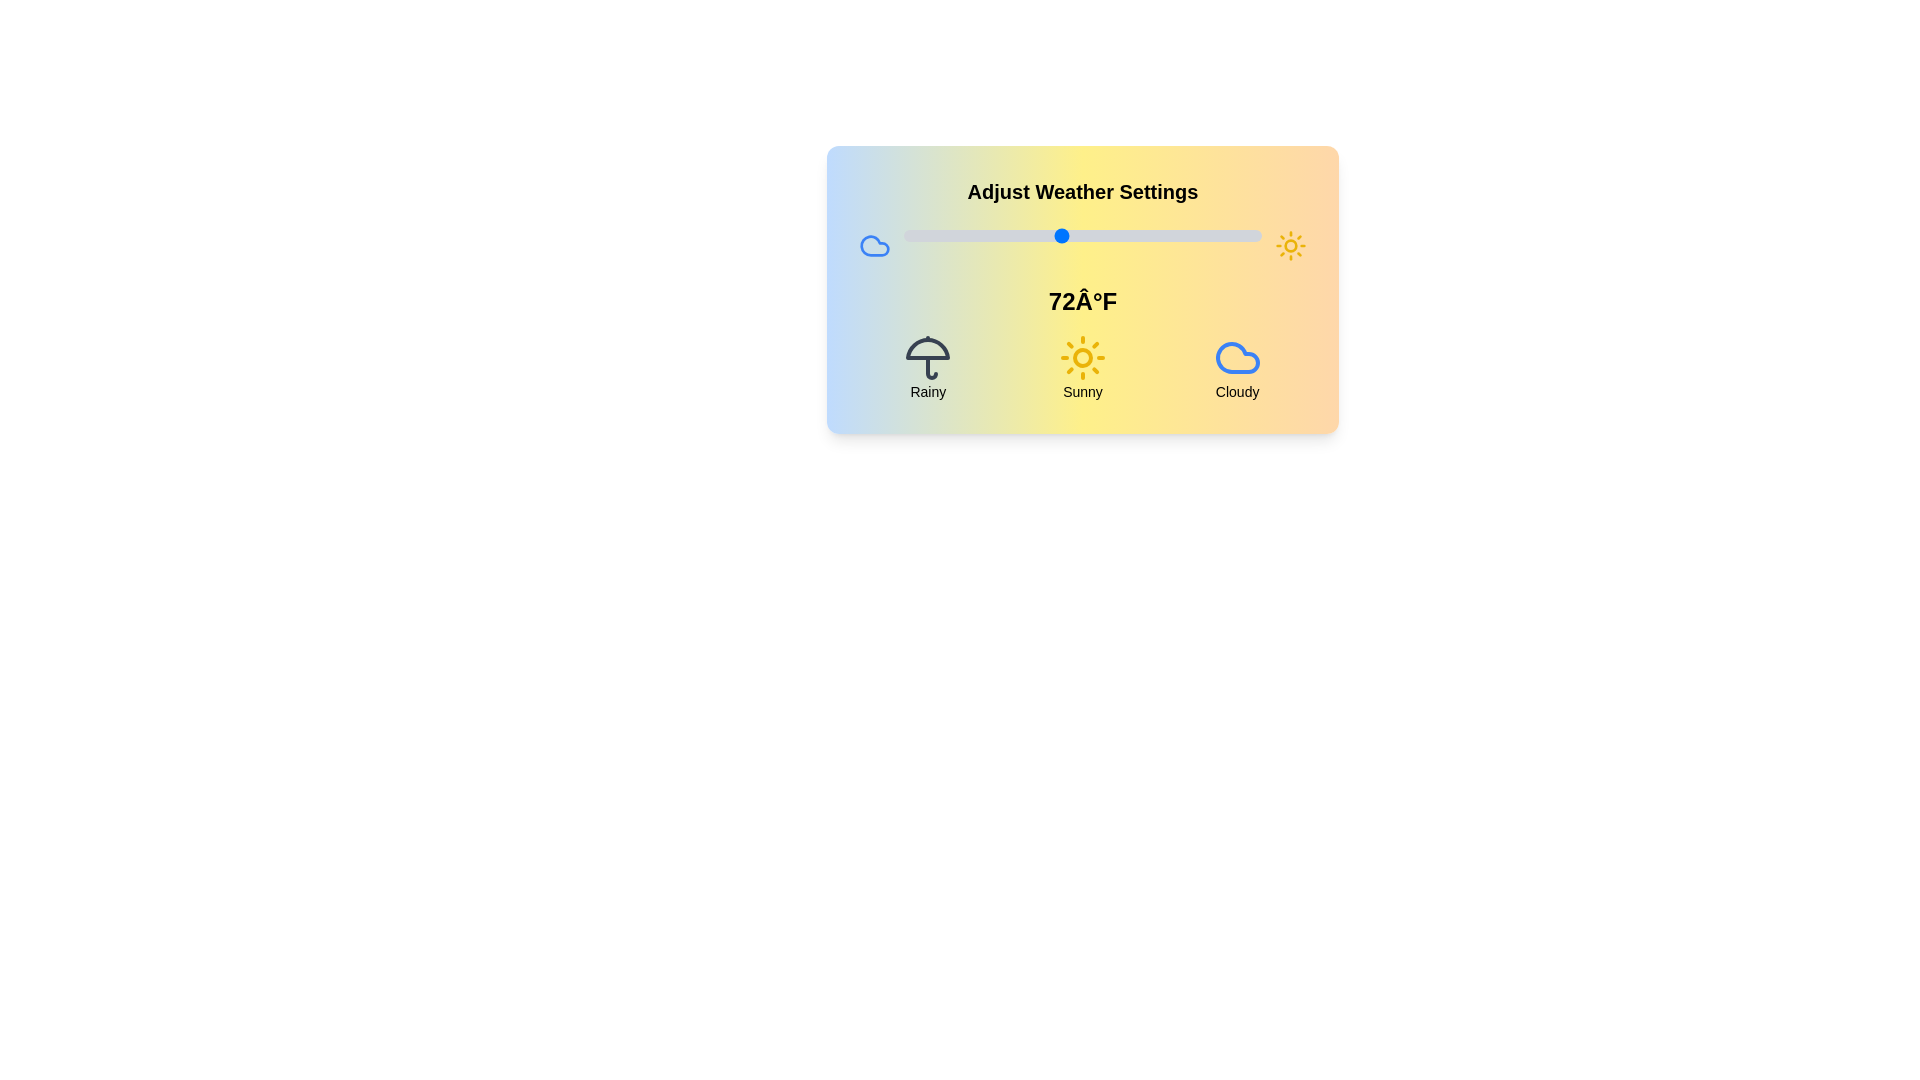 The image size is (1920, 1080). Describe the element at coordinates (1154, 234) in the screenshot. I see `the temperature slider to 85°F` at that location.